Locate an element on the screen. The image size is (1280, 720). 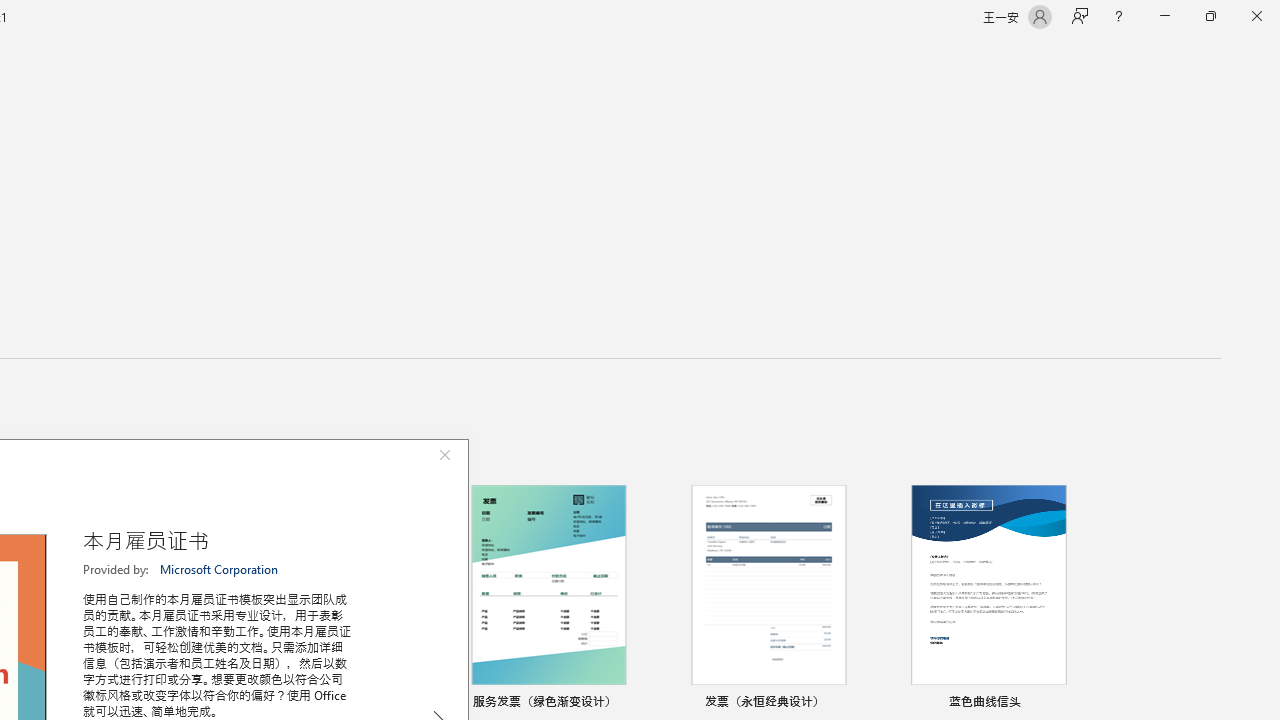
'Microsoft Corporation' is located at coordinates (220, 569).